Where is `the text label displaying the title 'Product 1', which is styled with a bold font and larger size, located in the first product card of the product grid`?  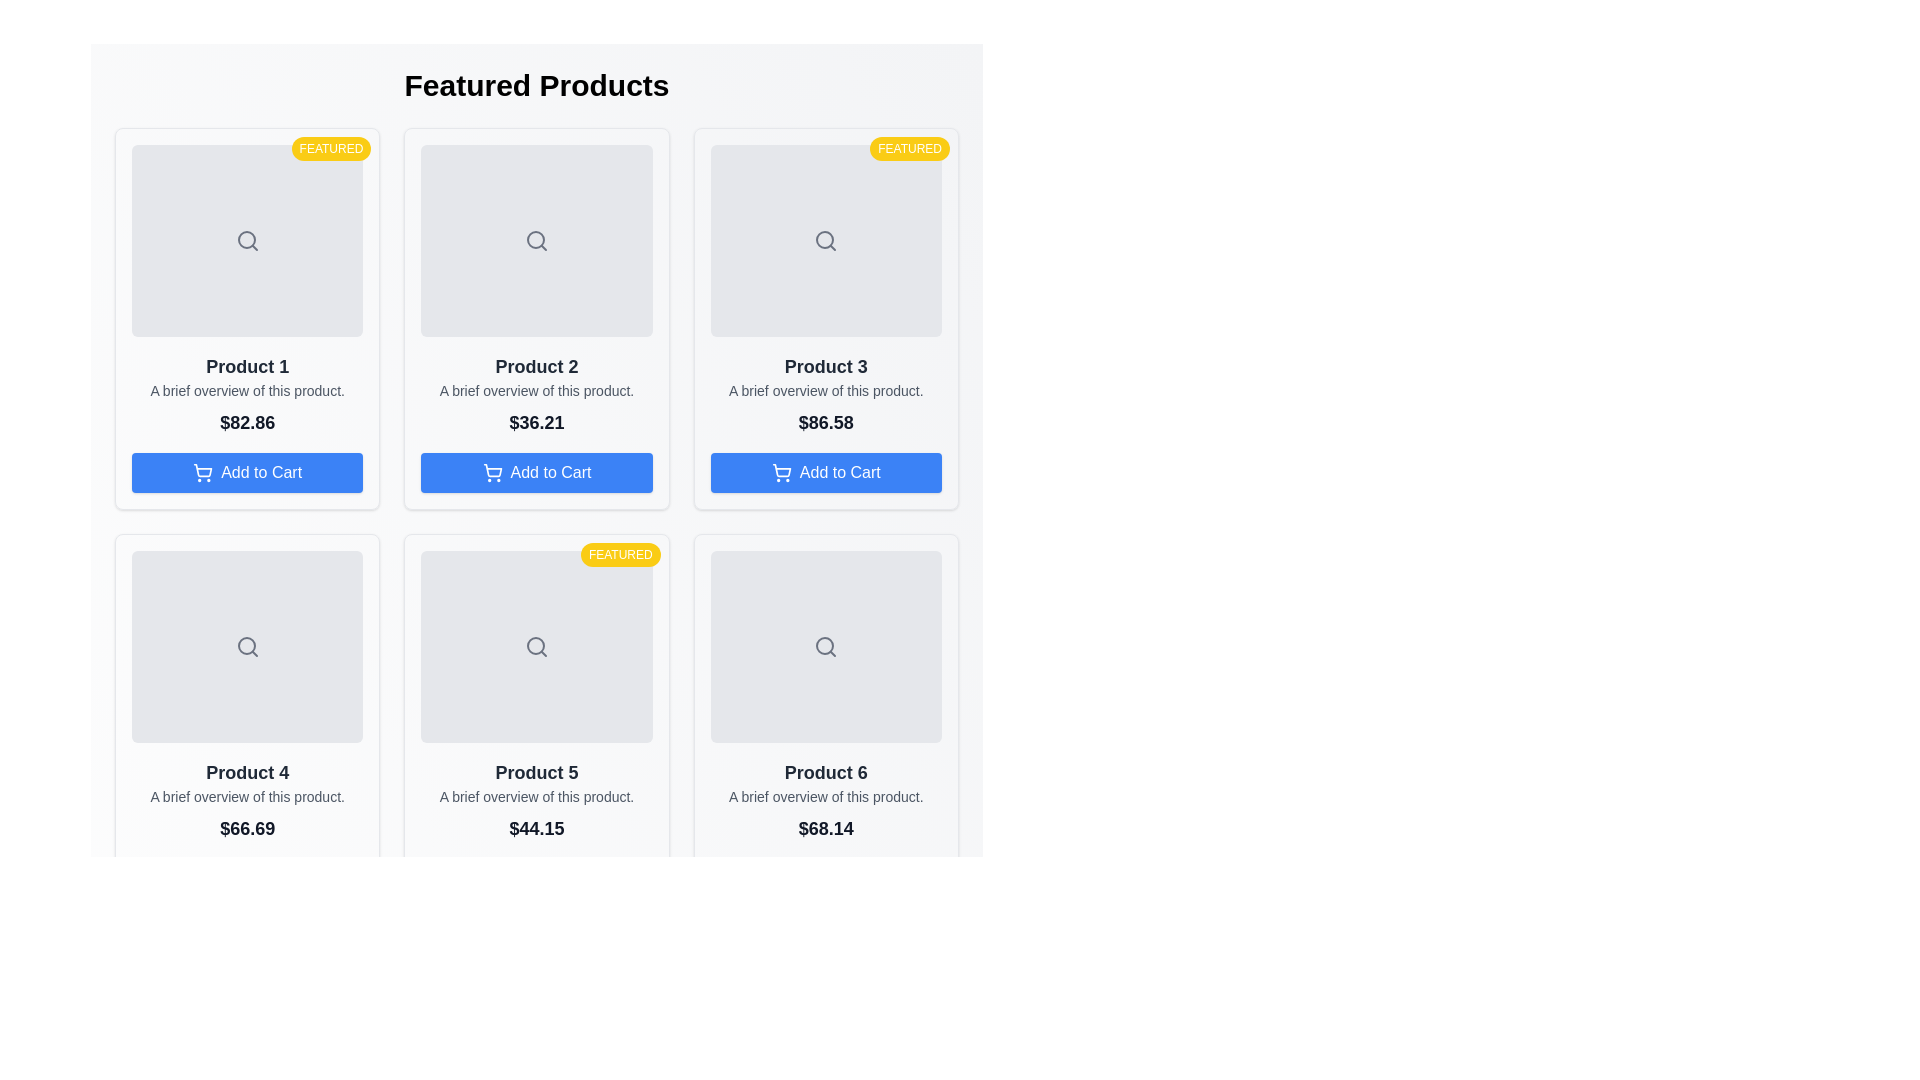
the text label displaying the title 'Product 1', which is styled with a bold font and larger size, located in the first product card of the product grid is located at coordinates (246, 366).